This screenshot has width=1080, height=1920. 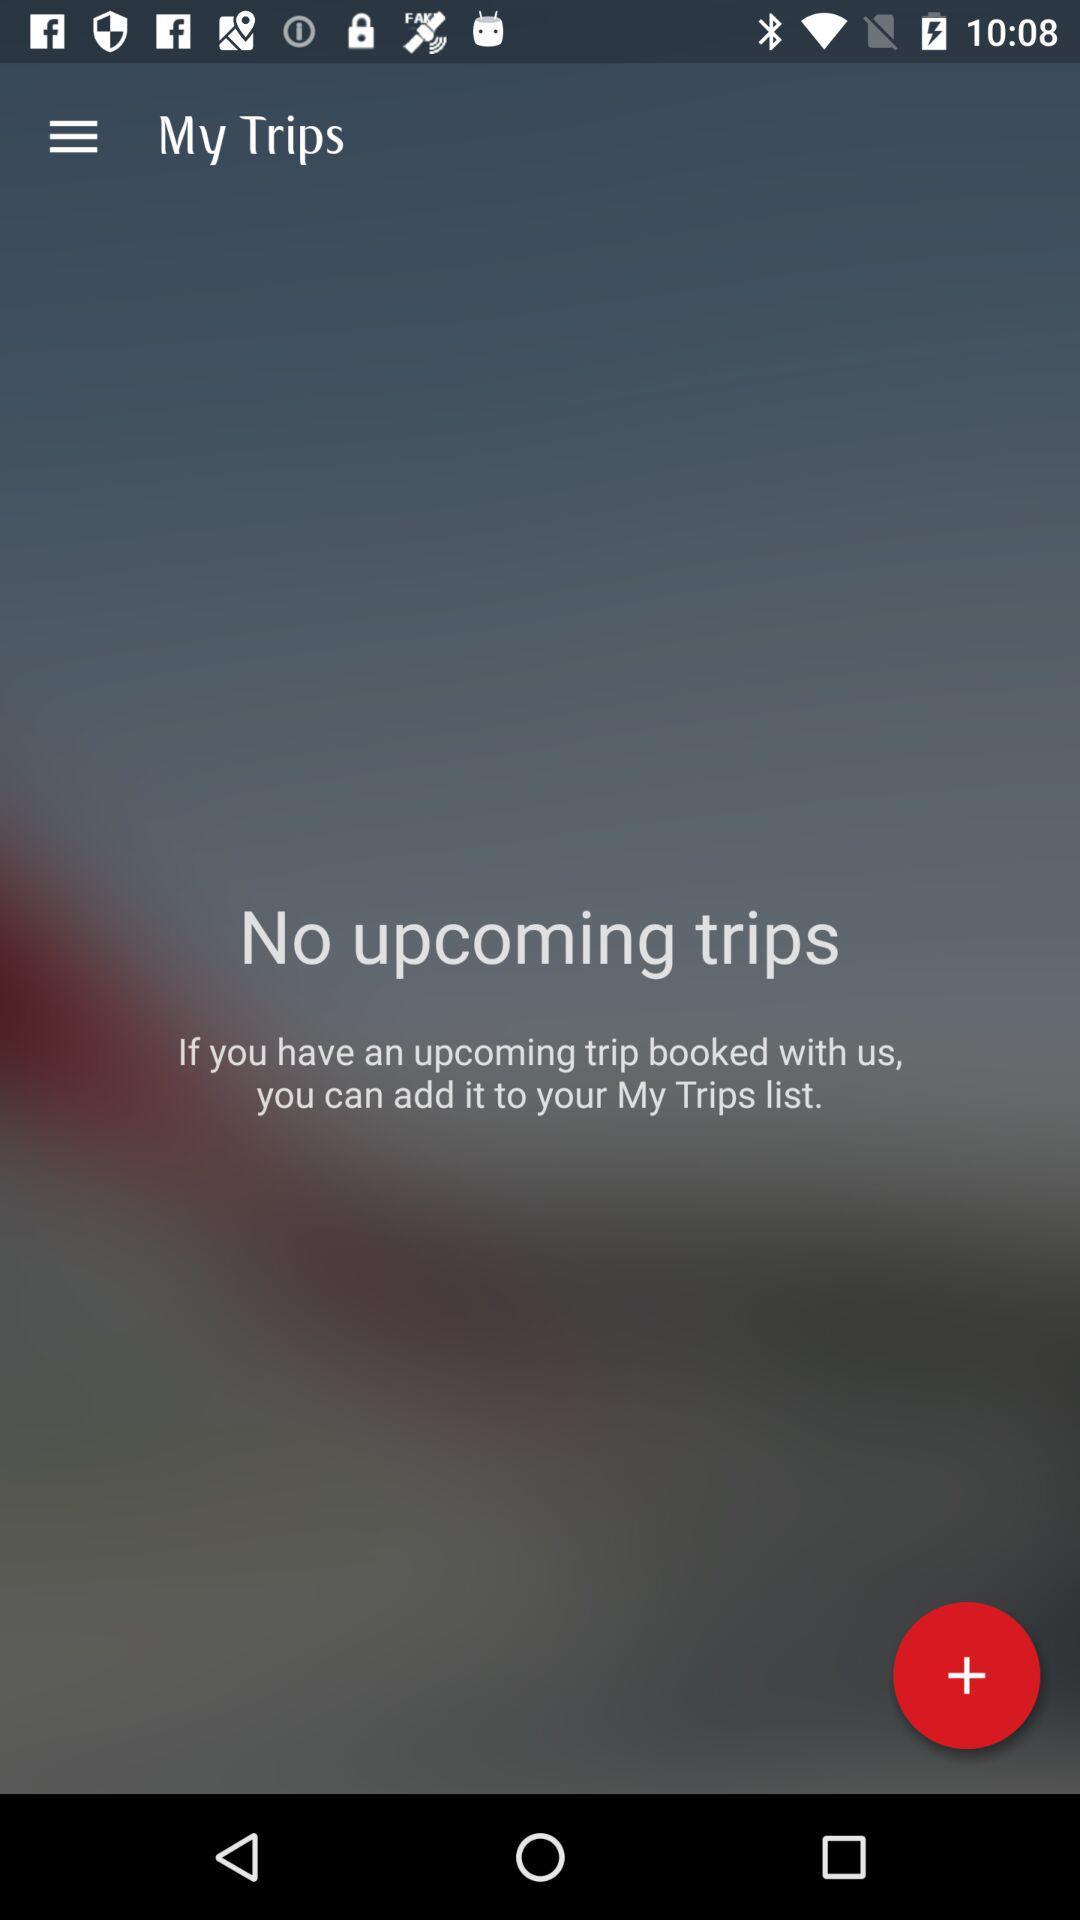 I want to click on trip, so click(x=965, y=1675).